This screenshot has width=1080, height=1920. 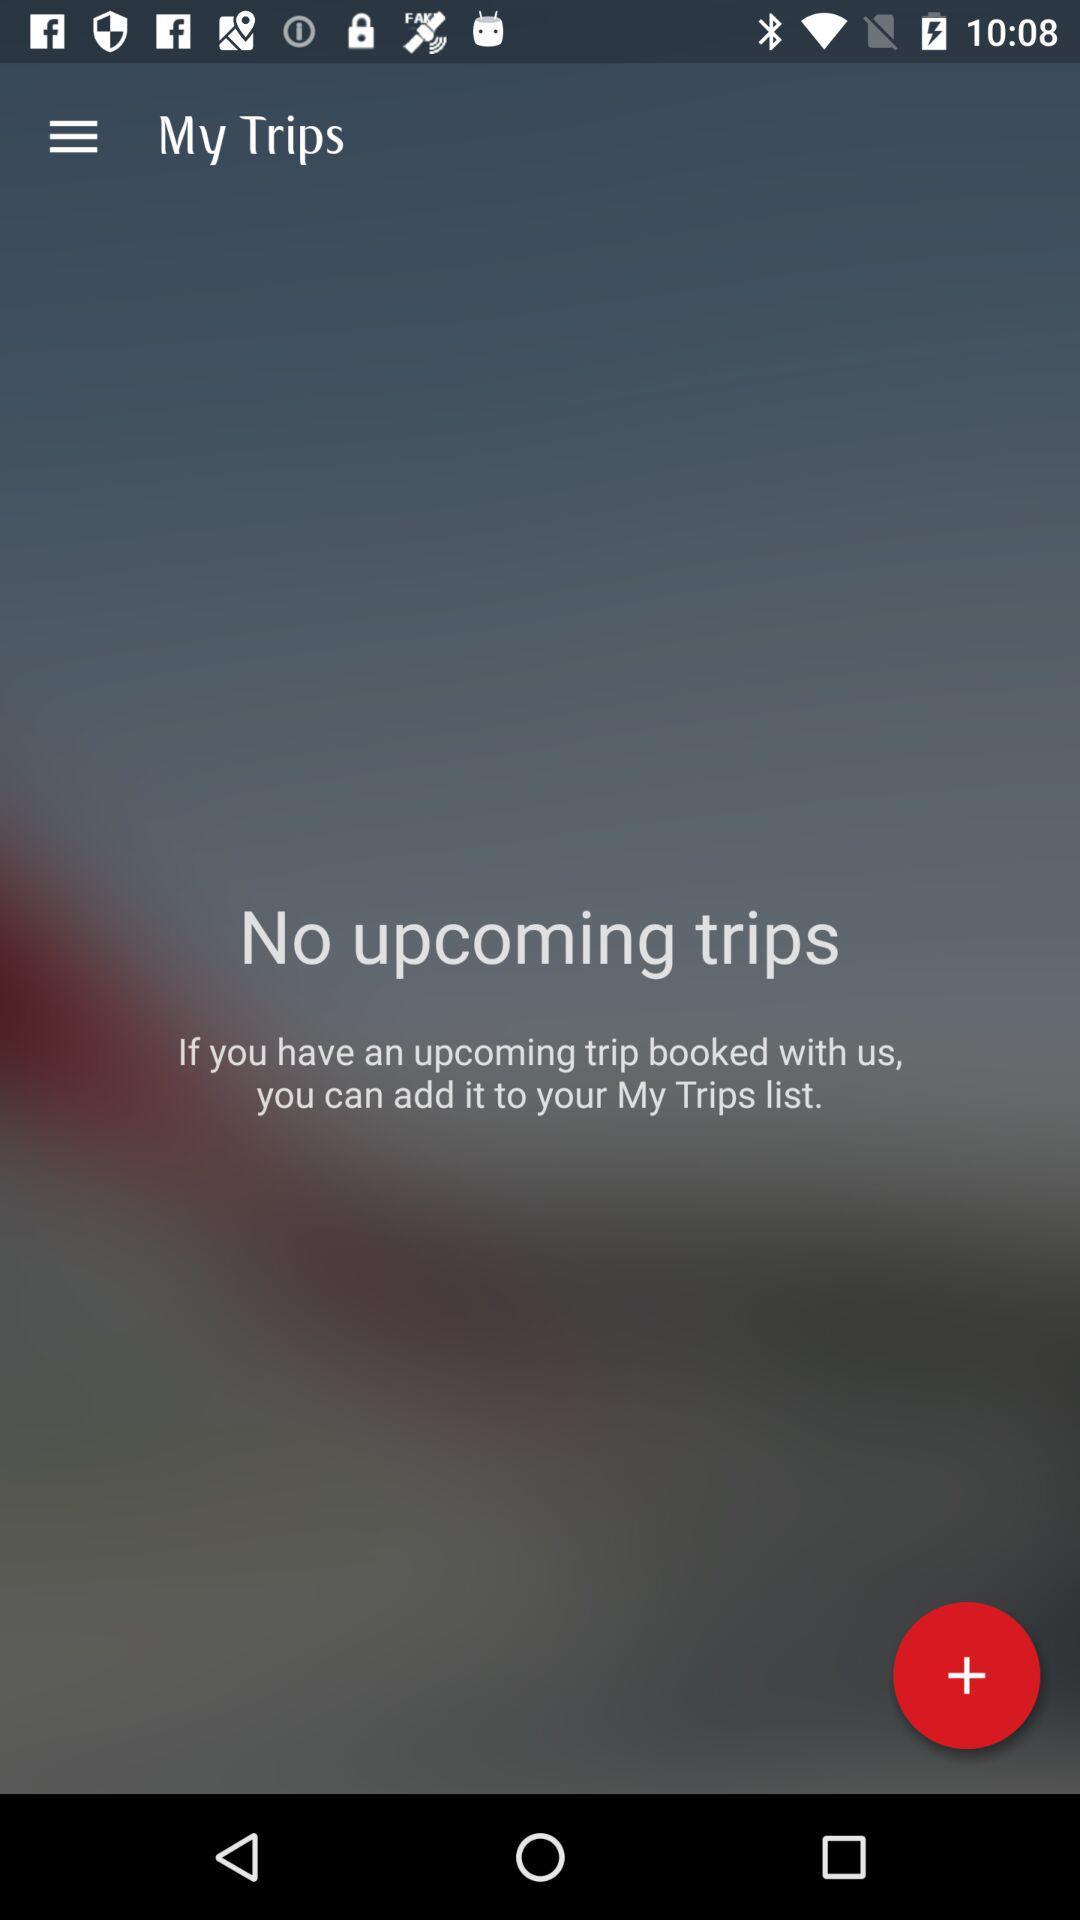 I want to click on trip, so click(x=965, y=1675).